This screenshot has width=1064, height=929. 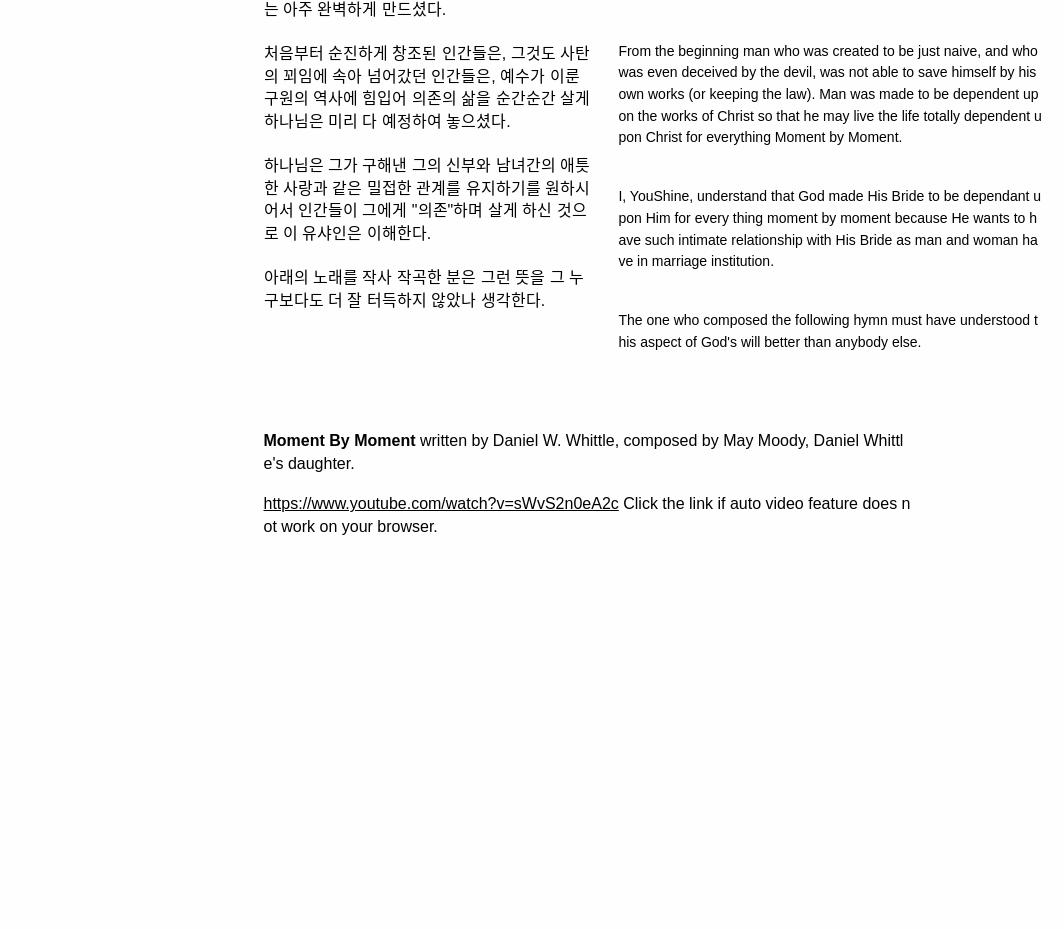 What do you see at coordinates (263, 197) in the screenshot?
I see `'하나님은 그가 구해낸 그의 신부와 남녀간의 애틋한 사랑과 같은 밀접한 										관계를 유지하기를 원하시어서 인간들이 그에게 "의존"하며 살게 하신 										것으로 이 유샤인은 이해한다.'` at bounding box center [263, 197].